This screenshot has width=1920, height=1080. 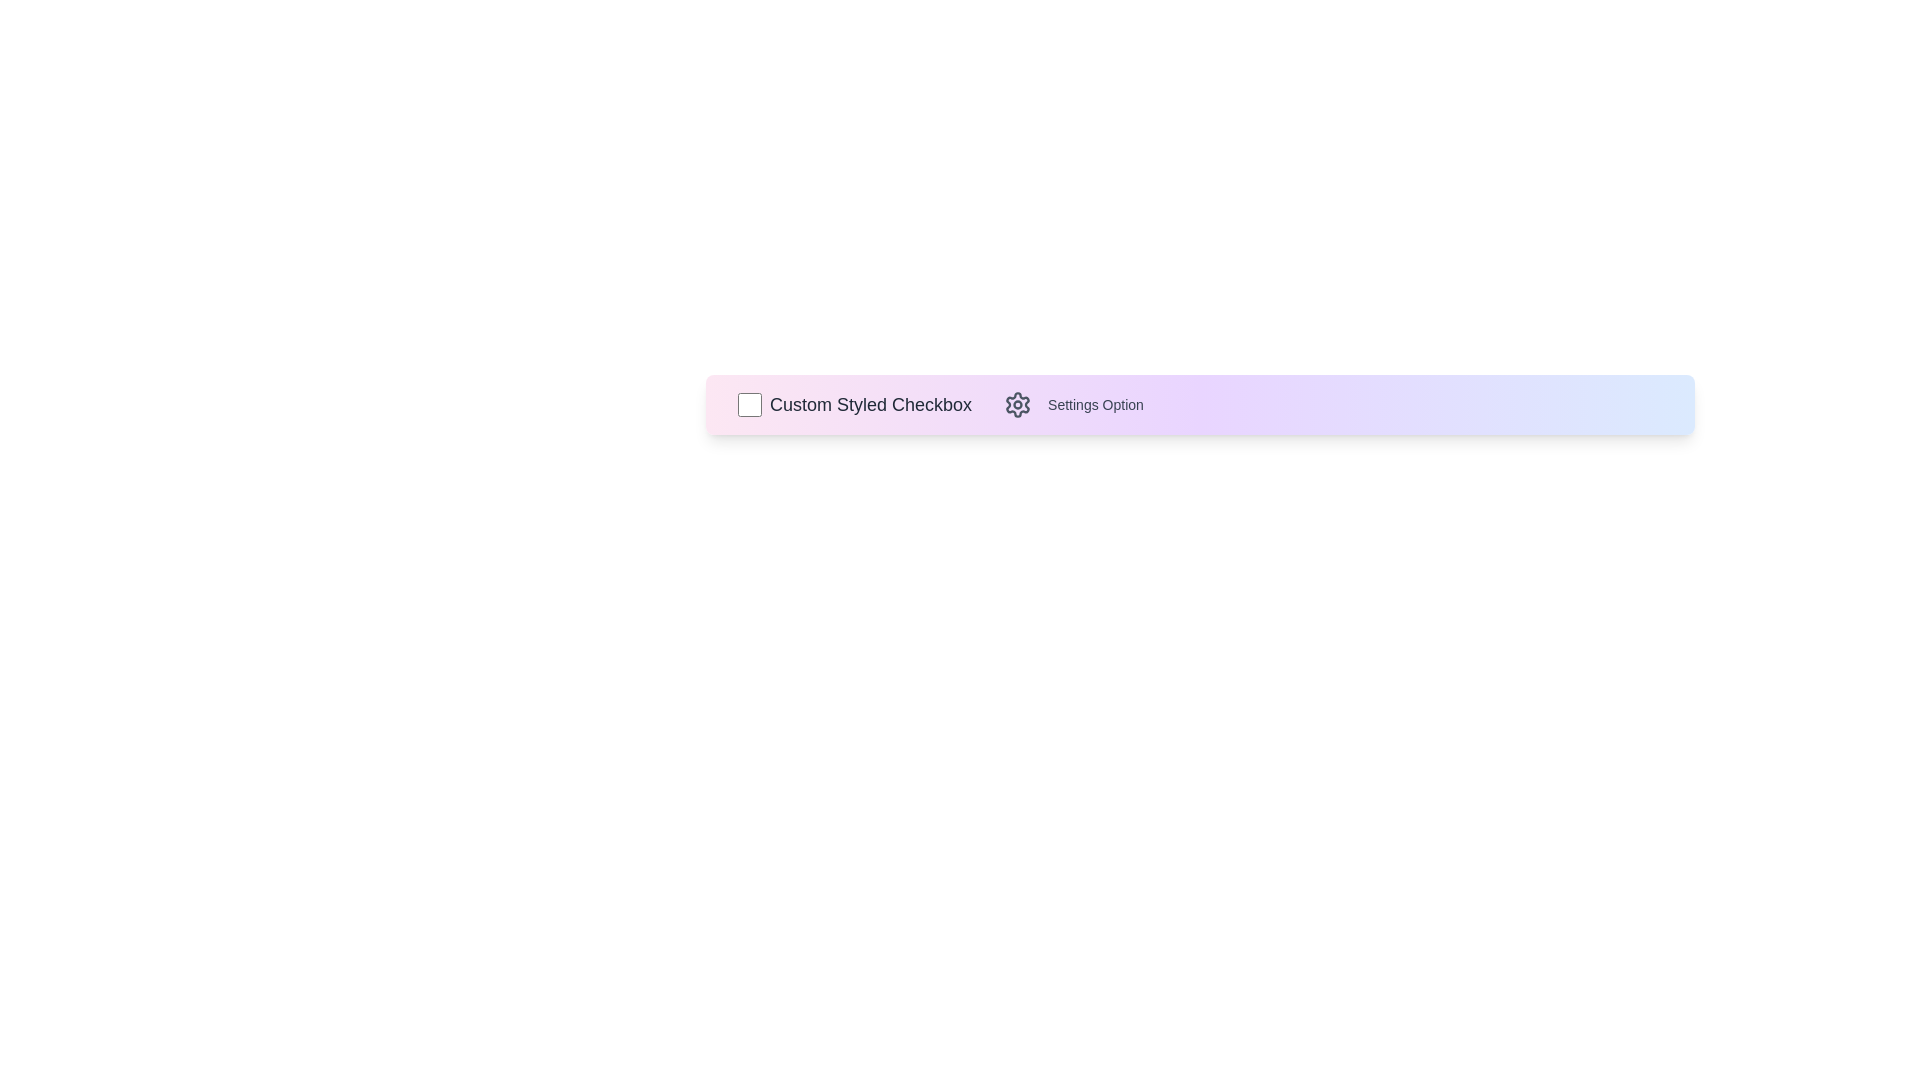 What do you see at coordinates (1200, 405) in the screenshot?
I see `the background gradient area to inspect it` at bounding box center [1200, 405].